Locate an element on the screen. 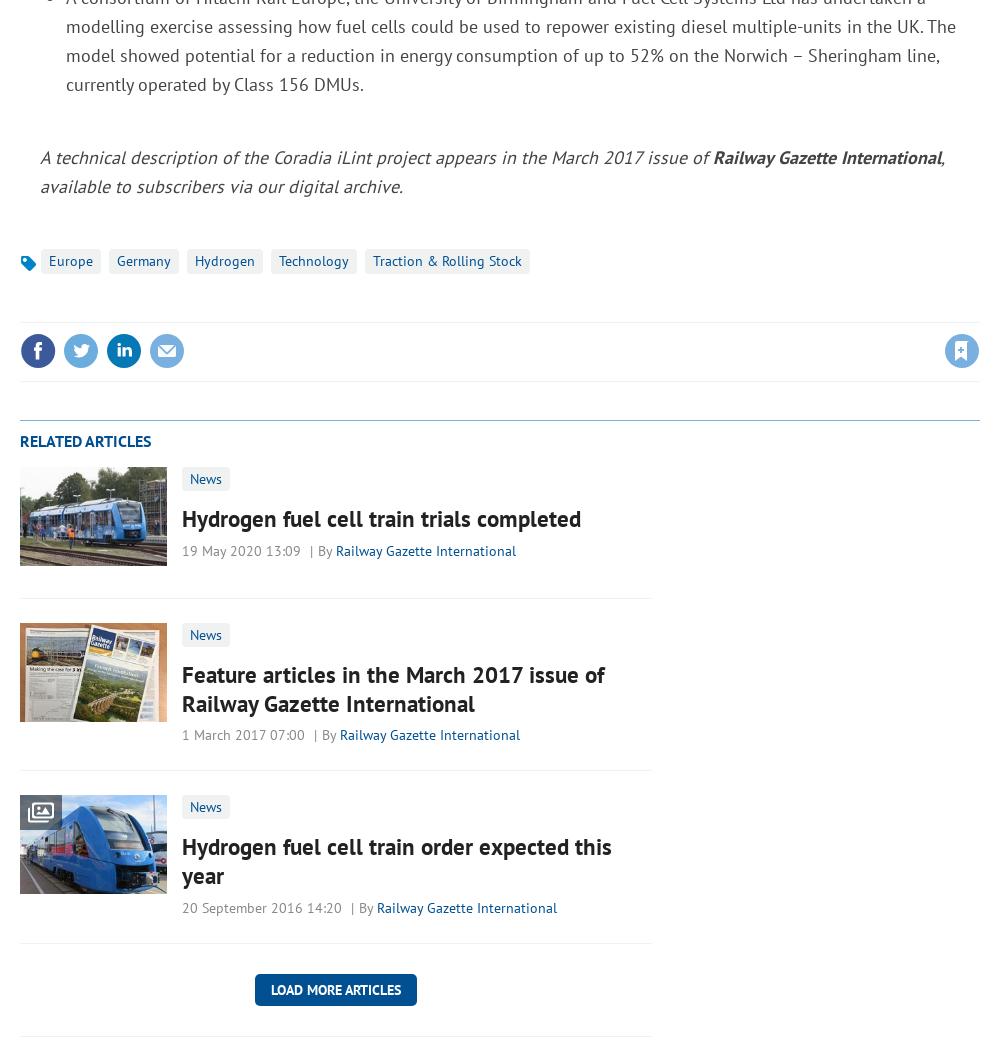 The image size is (1000, 1062). 'Technology' is located at coordinates (313, 261).